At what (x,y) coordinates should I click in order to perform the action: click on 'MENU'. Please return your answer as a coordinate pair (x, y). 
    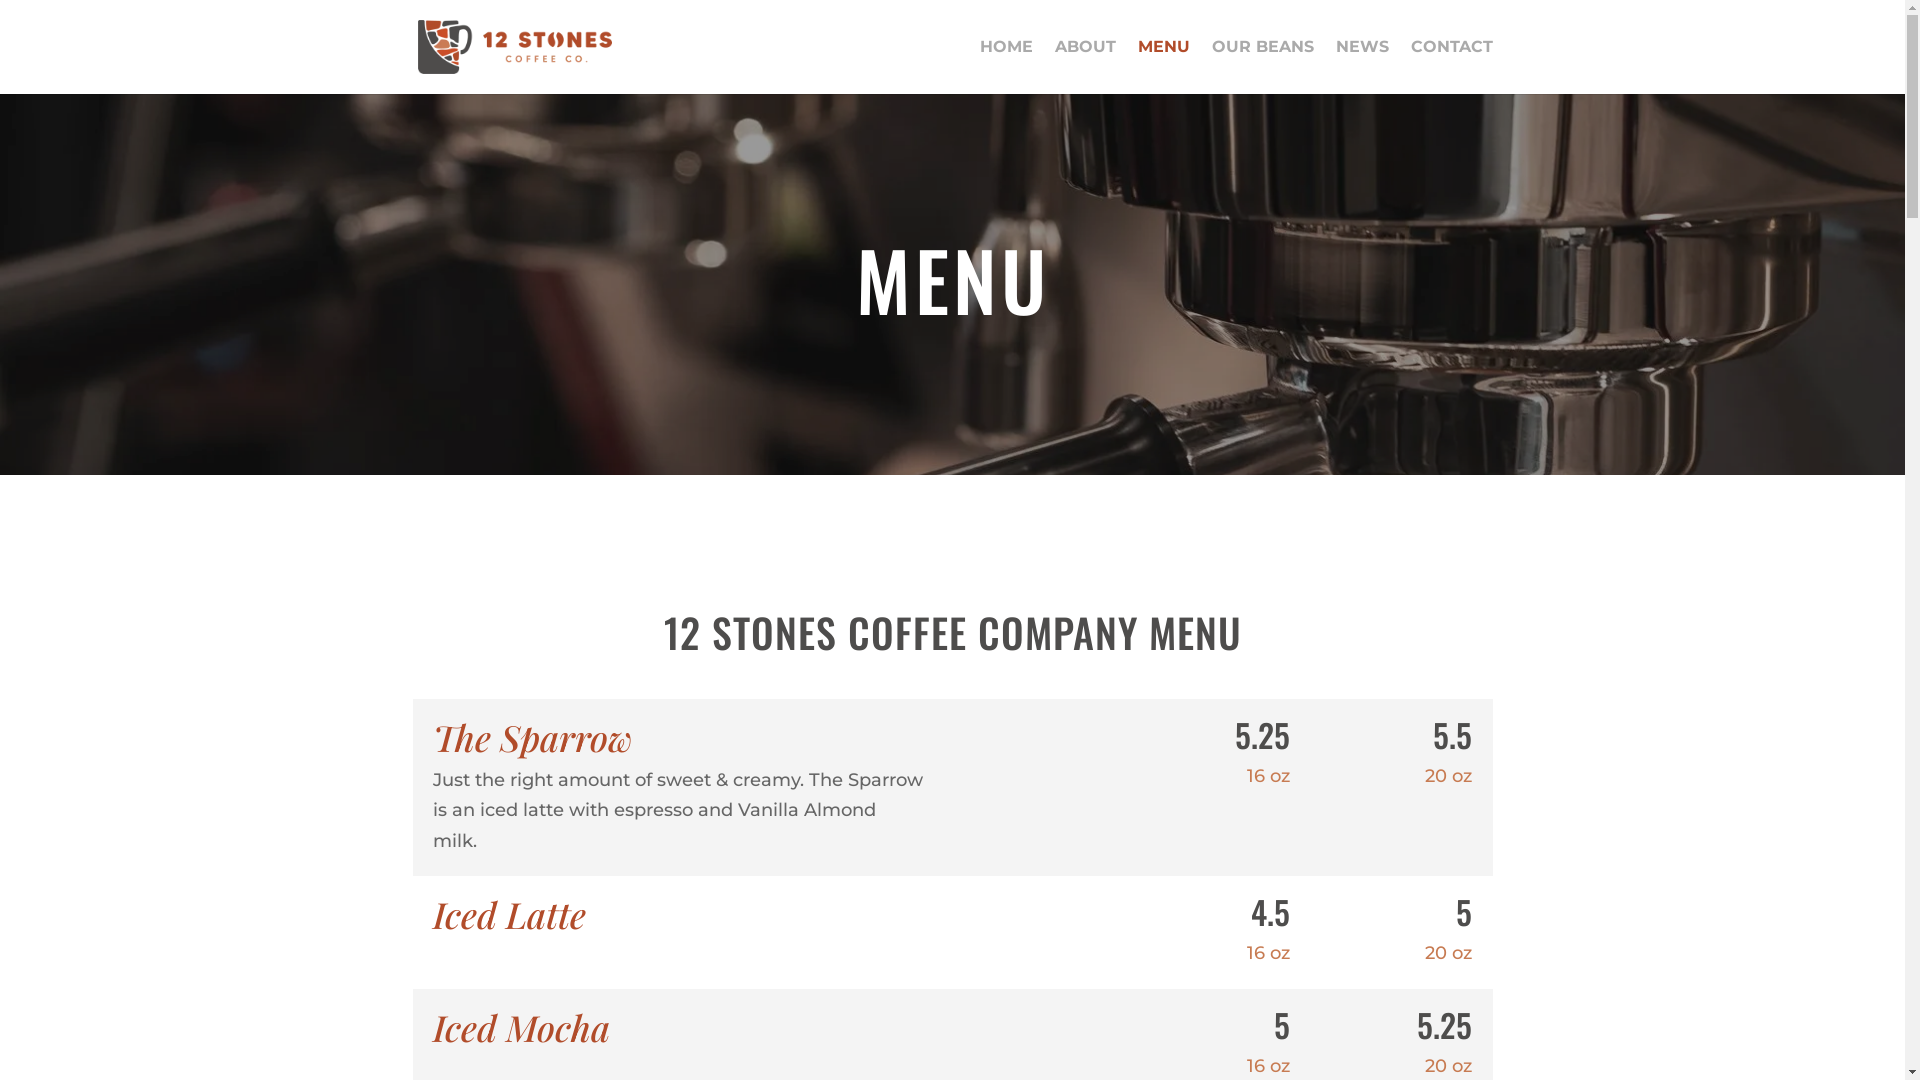
    Looking at the image, I should click on (1163, 65).